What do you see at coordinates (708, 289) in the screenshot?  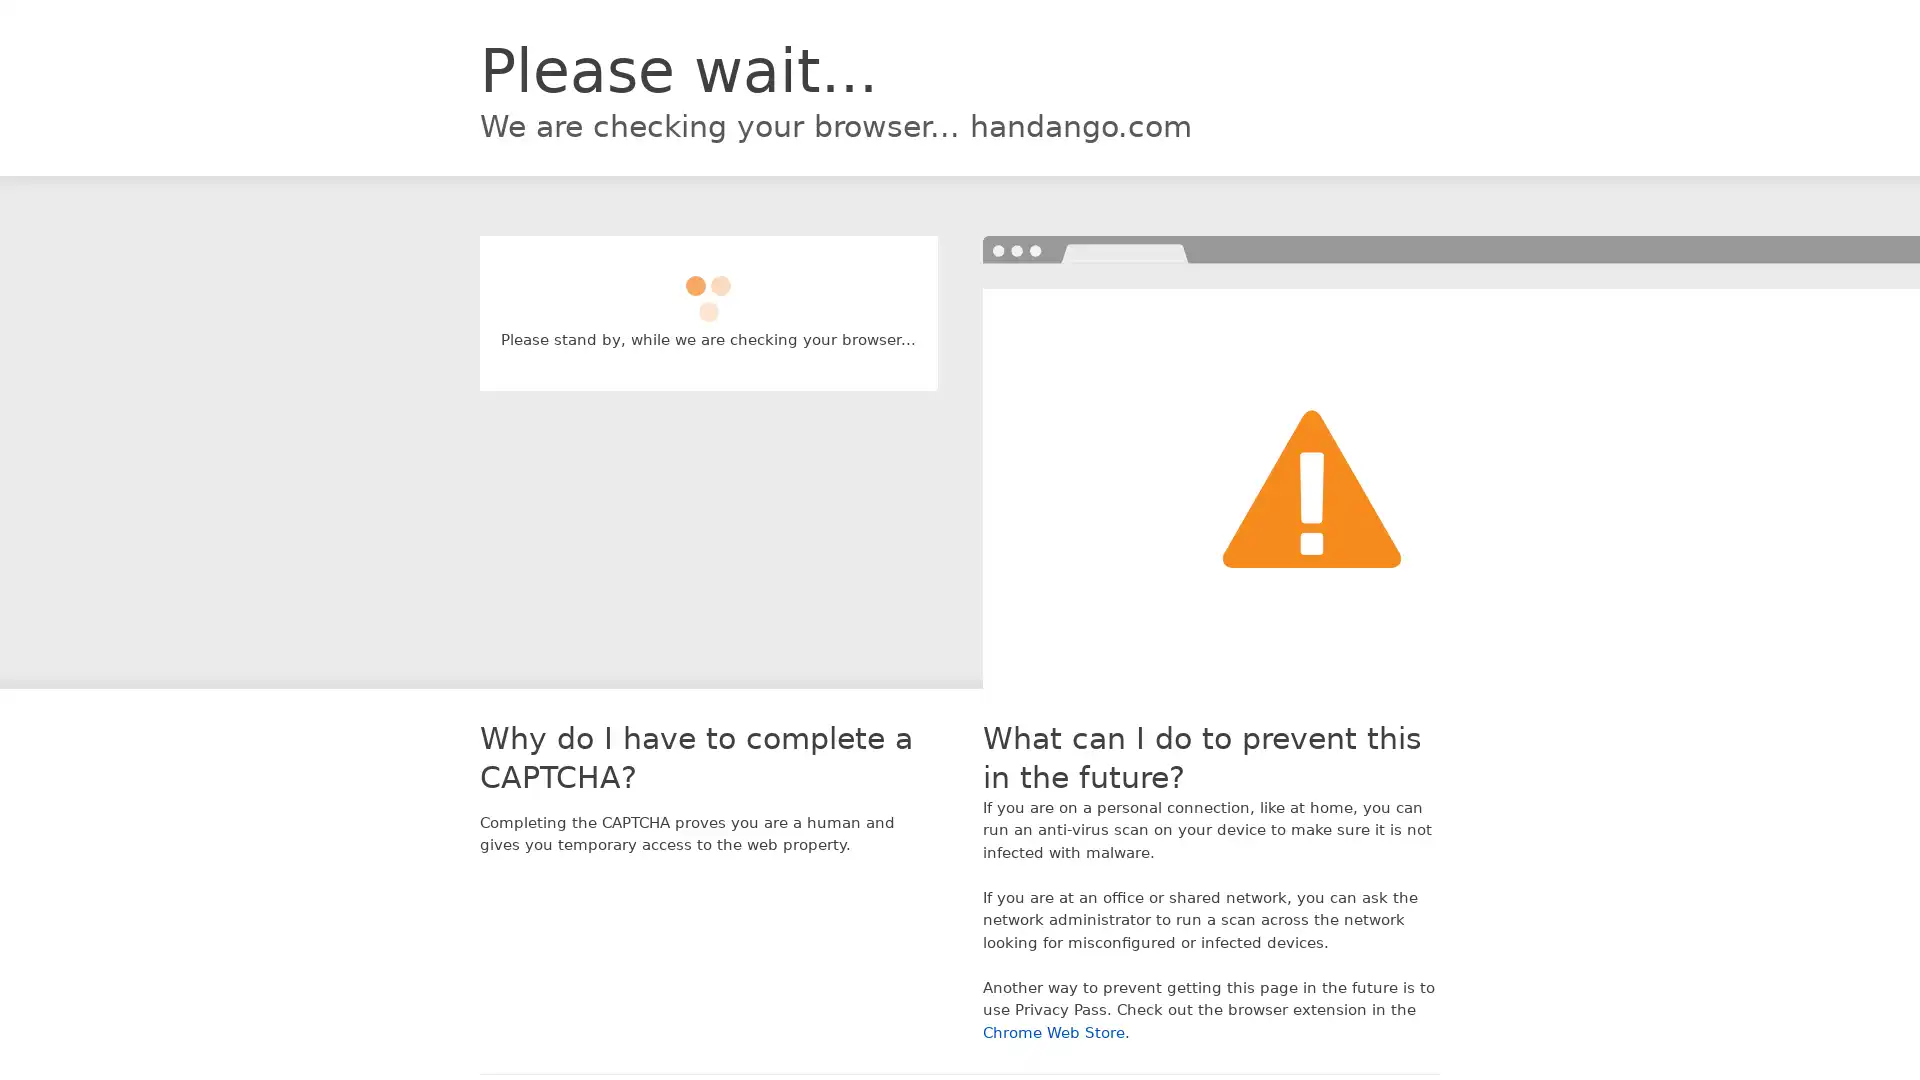 I see `Verify I am not a bot` at bounding box center [708, 289].